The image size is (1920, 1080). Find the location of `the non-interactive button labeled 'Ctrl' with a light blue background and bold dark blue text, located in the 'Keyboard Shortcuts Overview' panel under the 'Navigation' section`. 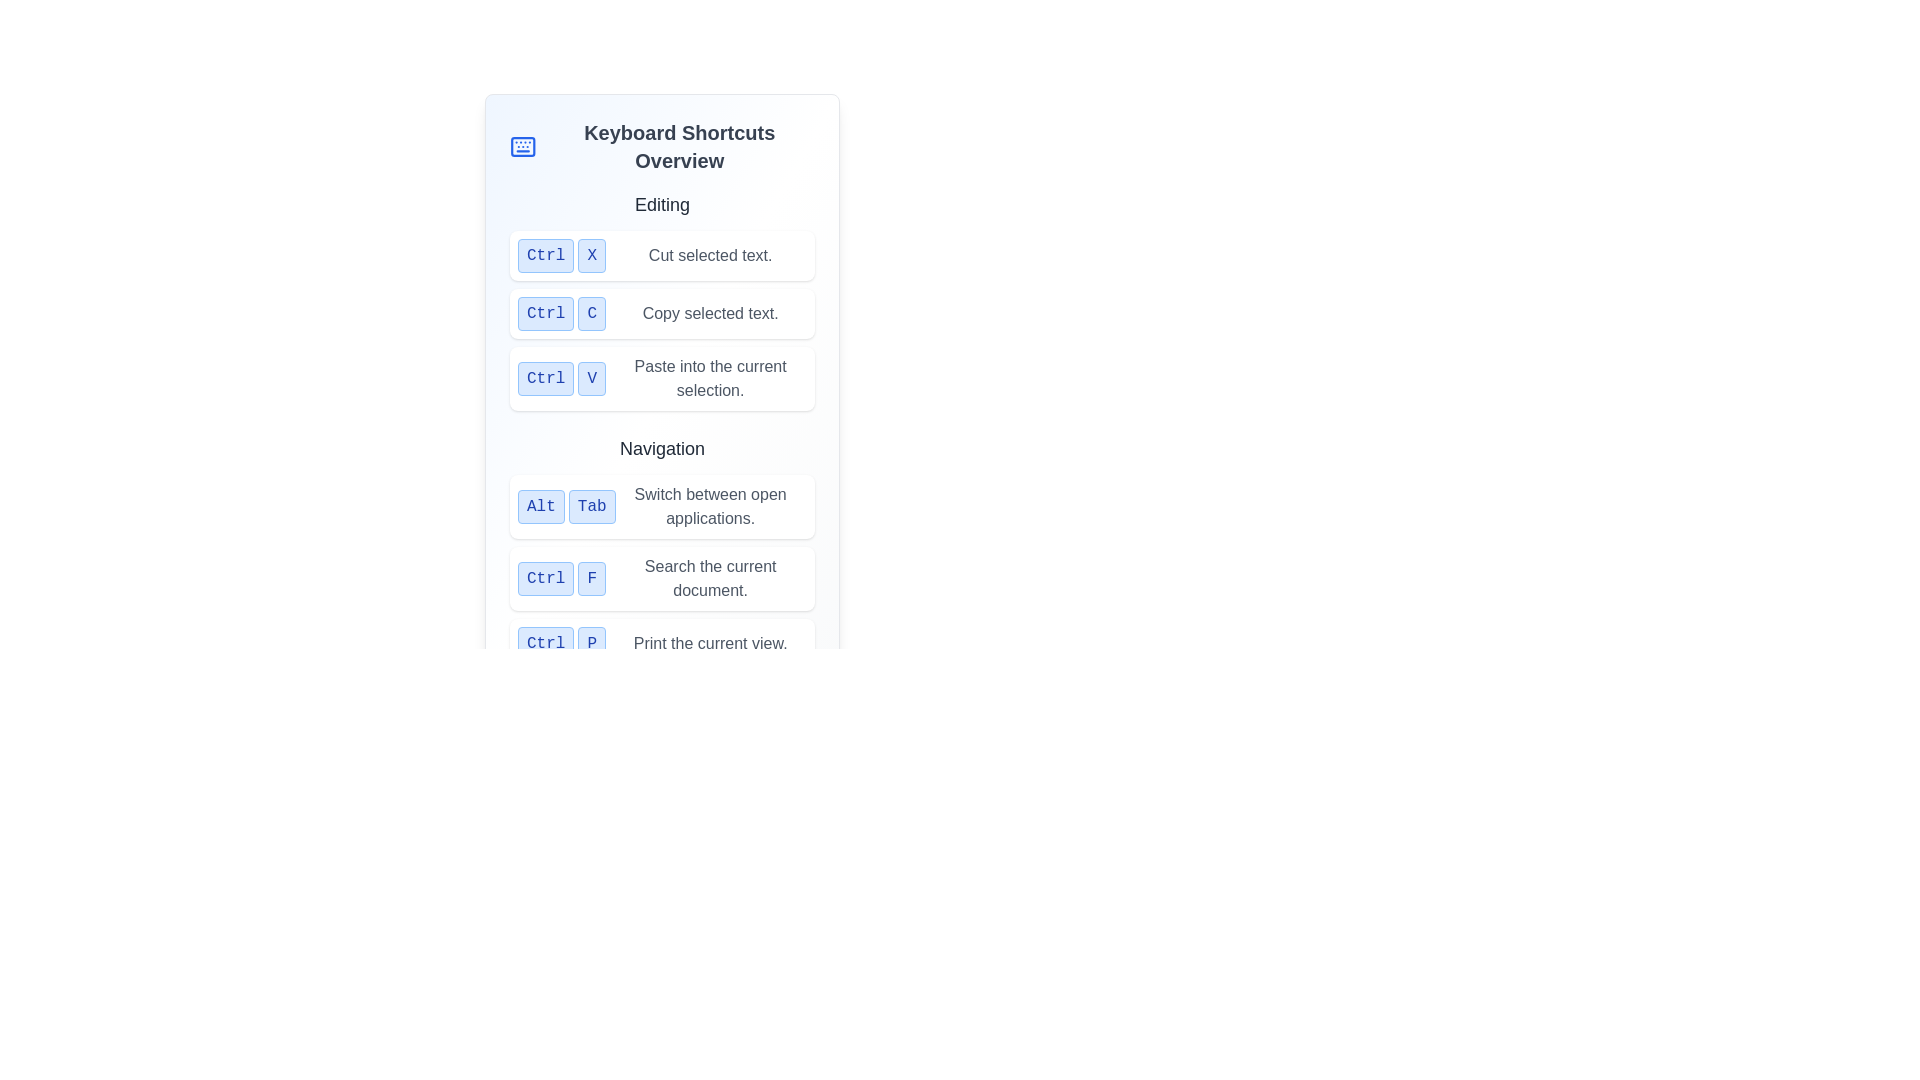

the non-interactive button labeled 'Ctrl' with a light blue background and bold dark blue text, located in the 'Keyboard Shortcuts Overview' panel under the 'Navigation' section is located at coordinates (546, 578).